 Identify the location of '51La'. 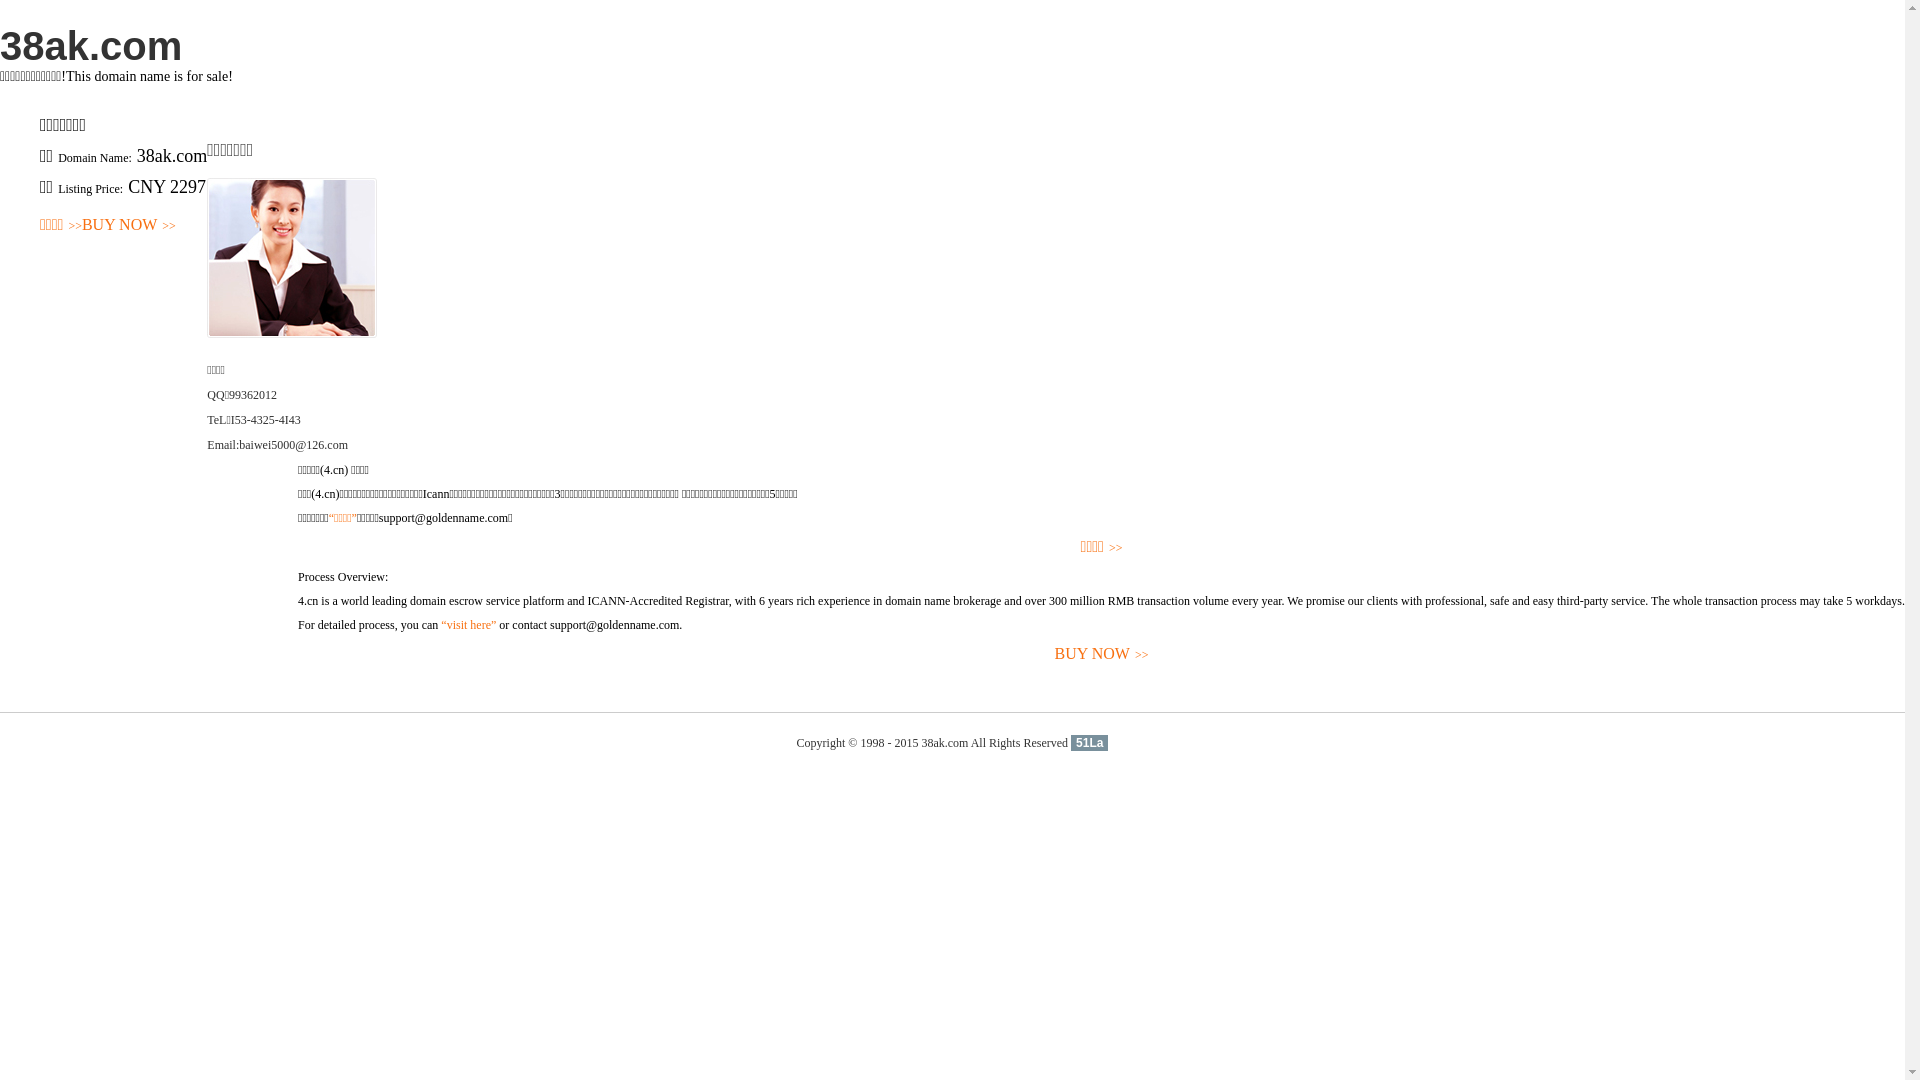
(1069, 743).